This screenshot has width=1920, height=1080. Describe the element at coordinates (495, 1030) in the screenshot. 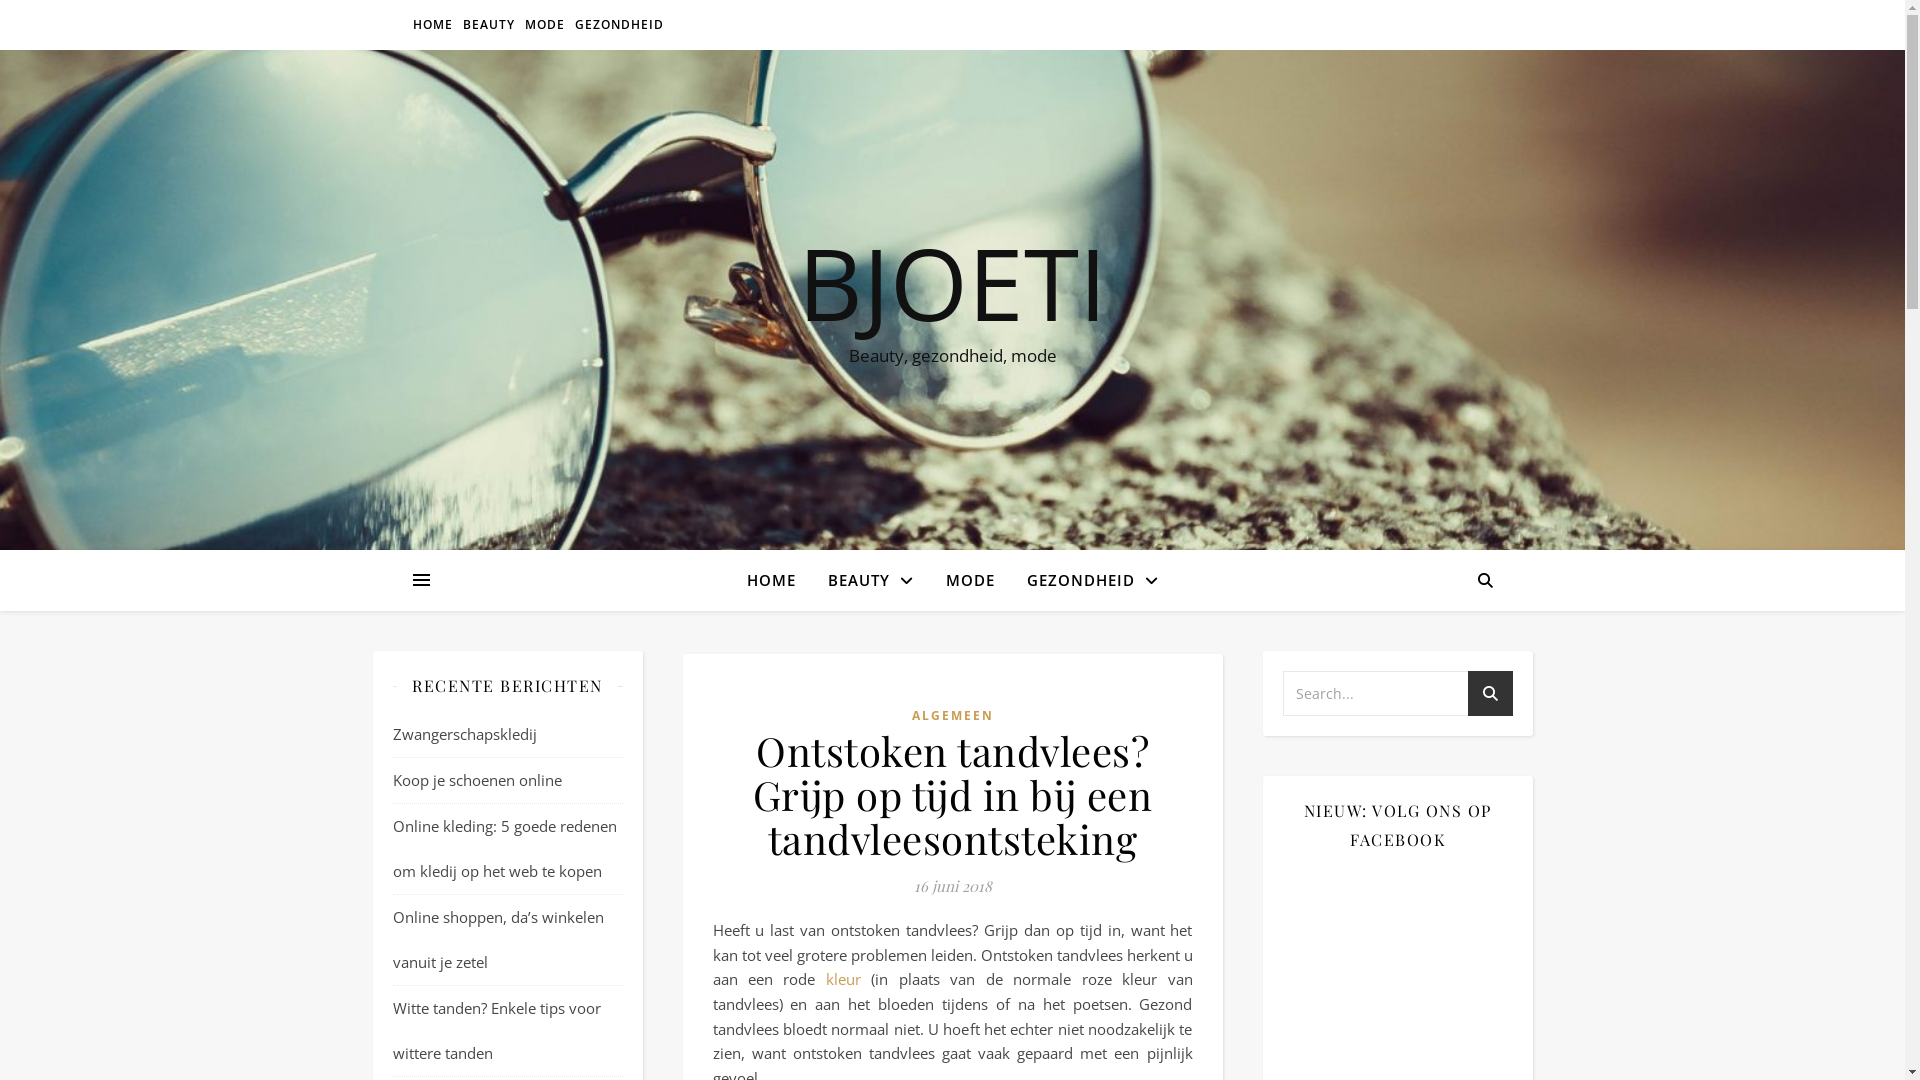

I see `'Witte tanden? Enkele tips voor wittere tanden'` at that location.